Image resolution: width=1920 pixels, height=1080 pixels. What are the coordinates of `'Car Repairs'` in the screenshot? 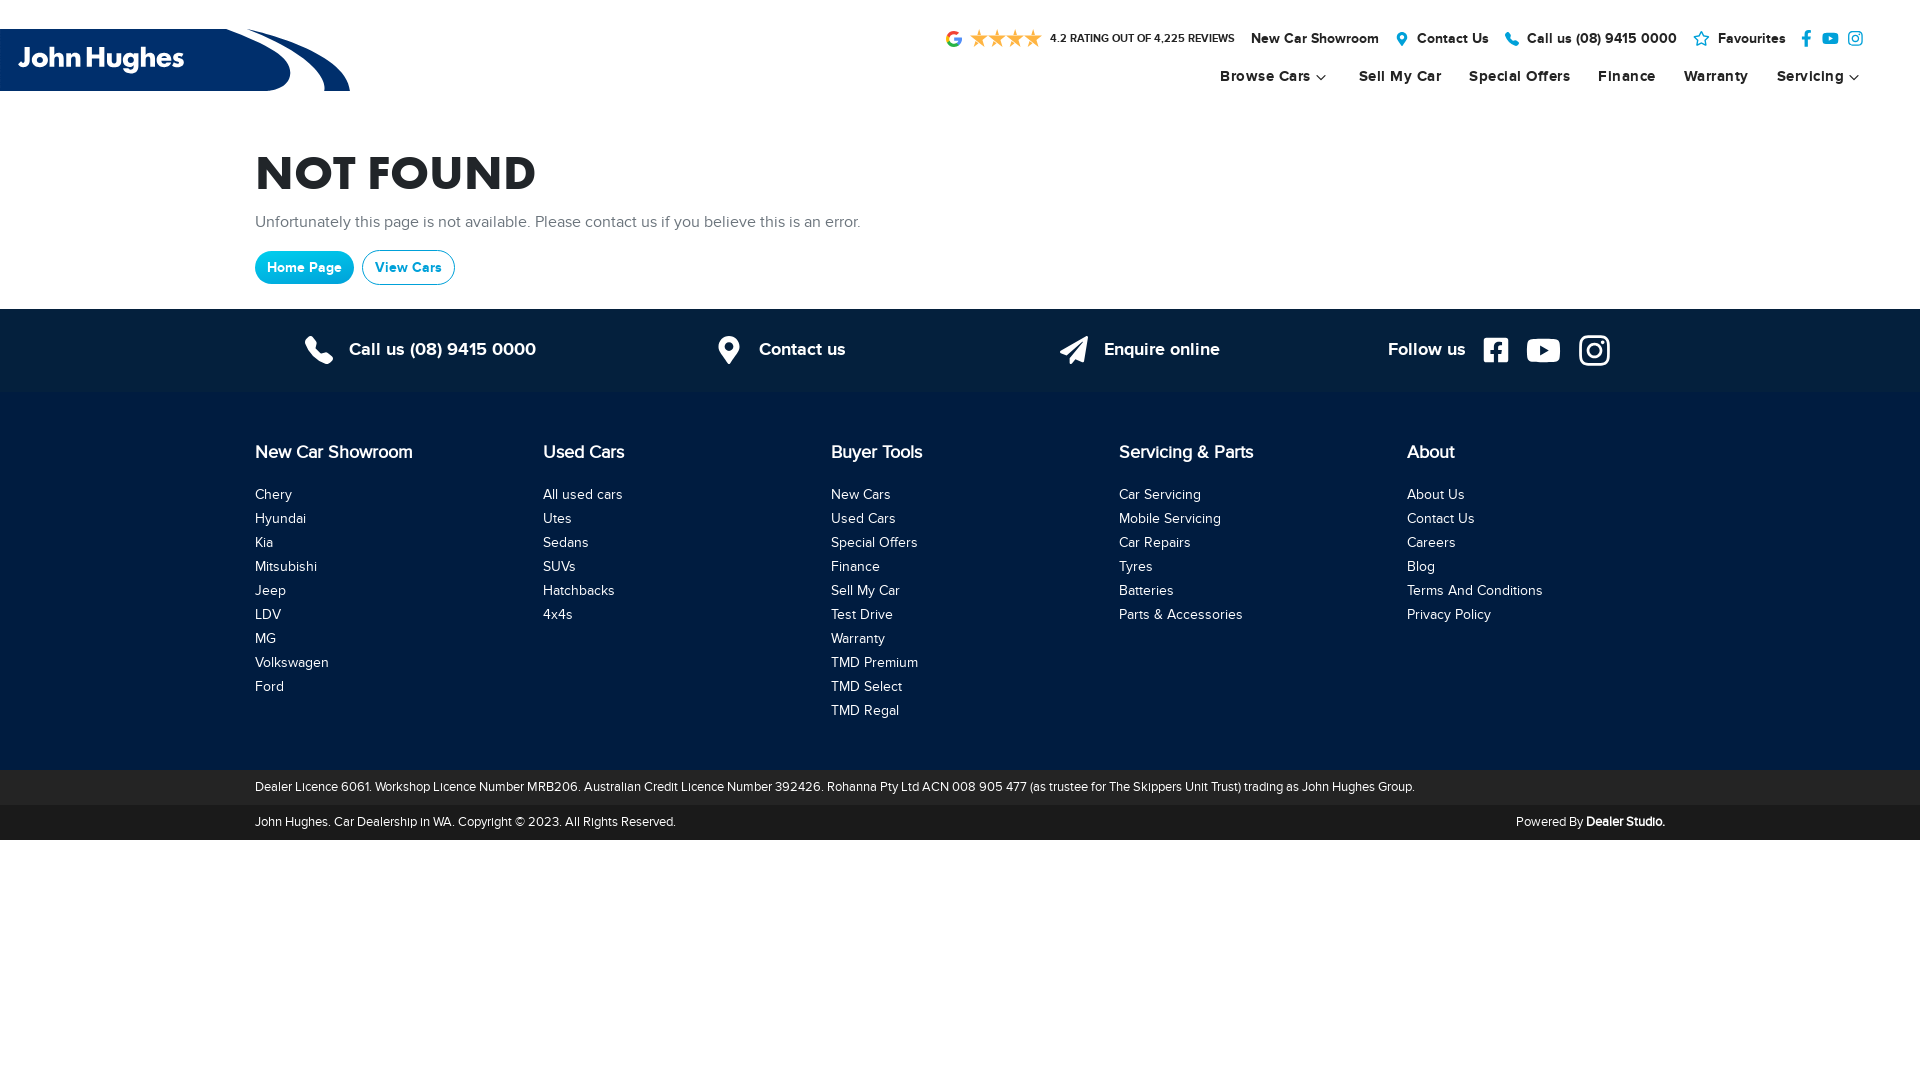 It's located at (1155, 542).